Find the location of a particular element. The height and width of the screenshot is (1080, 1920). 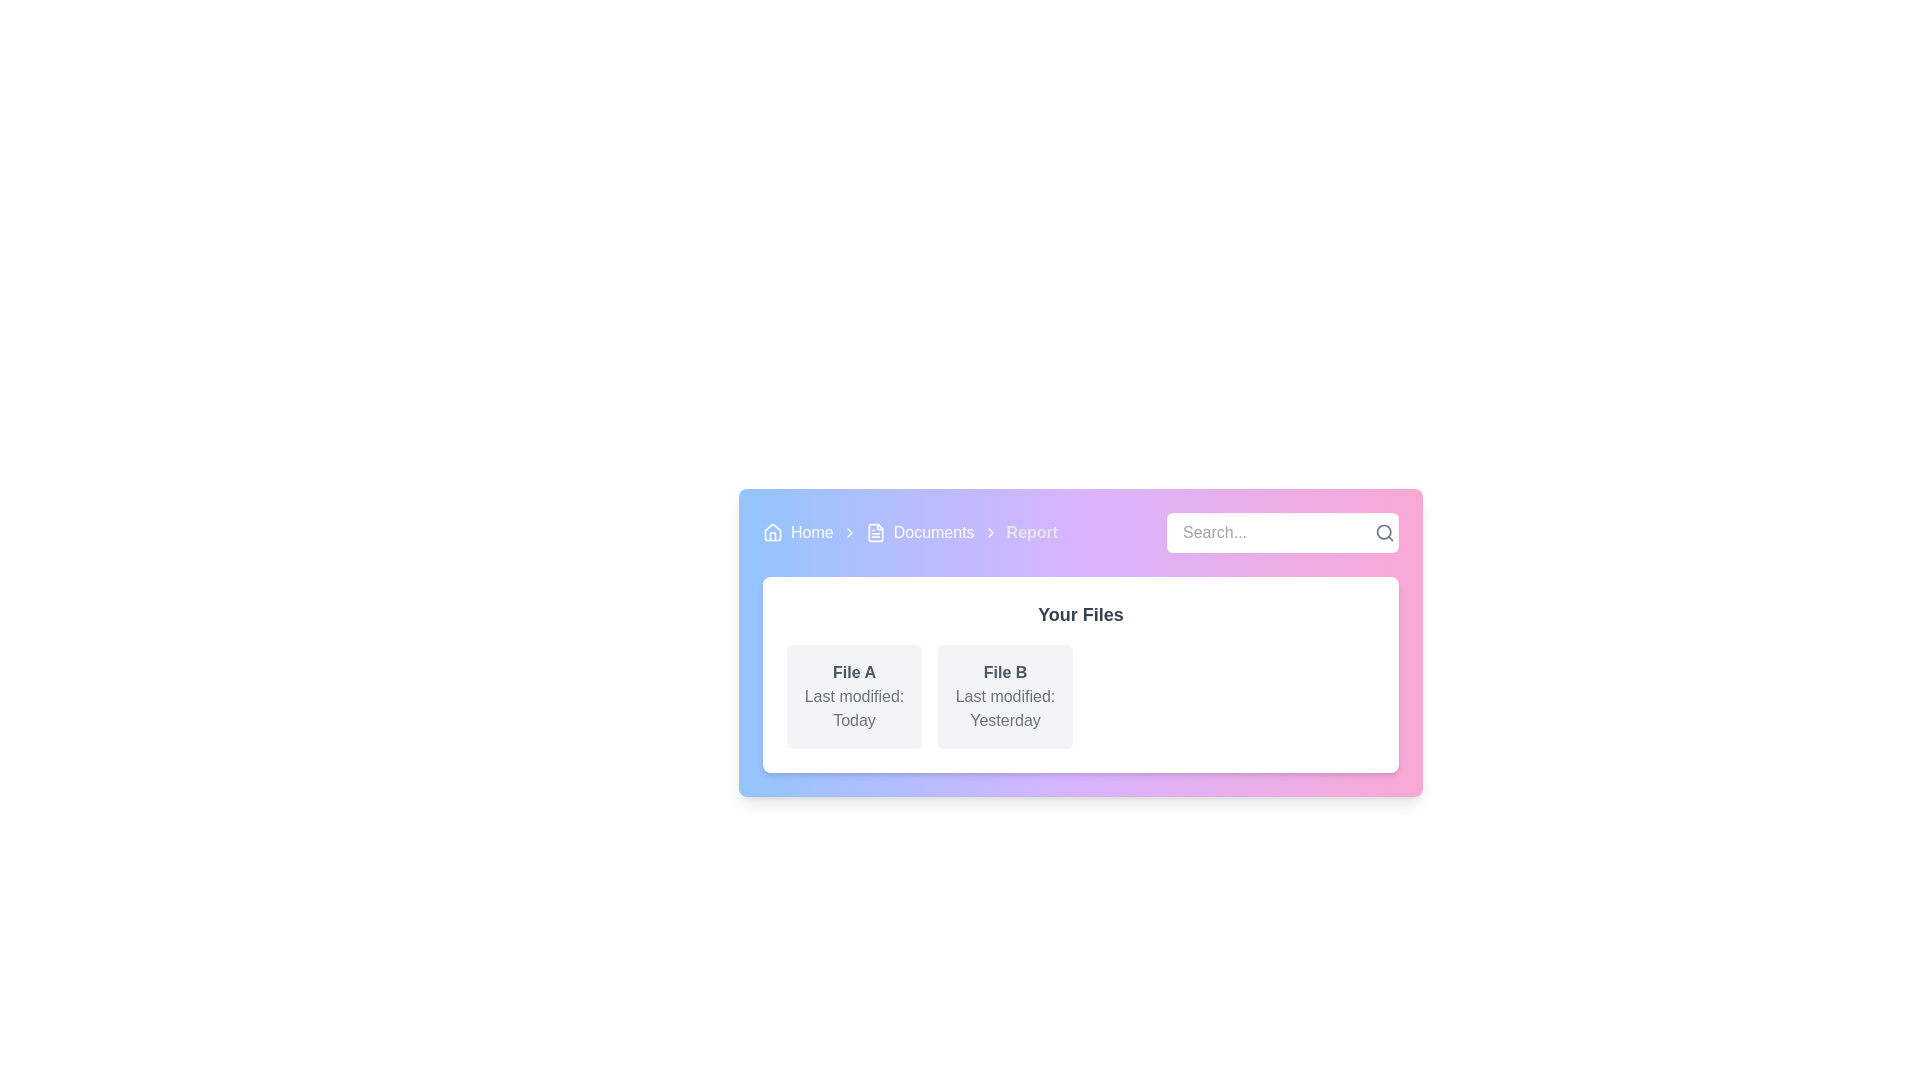

the circular SVG element of the search icon located is located at coordinates (1382, 531).